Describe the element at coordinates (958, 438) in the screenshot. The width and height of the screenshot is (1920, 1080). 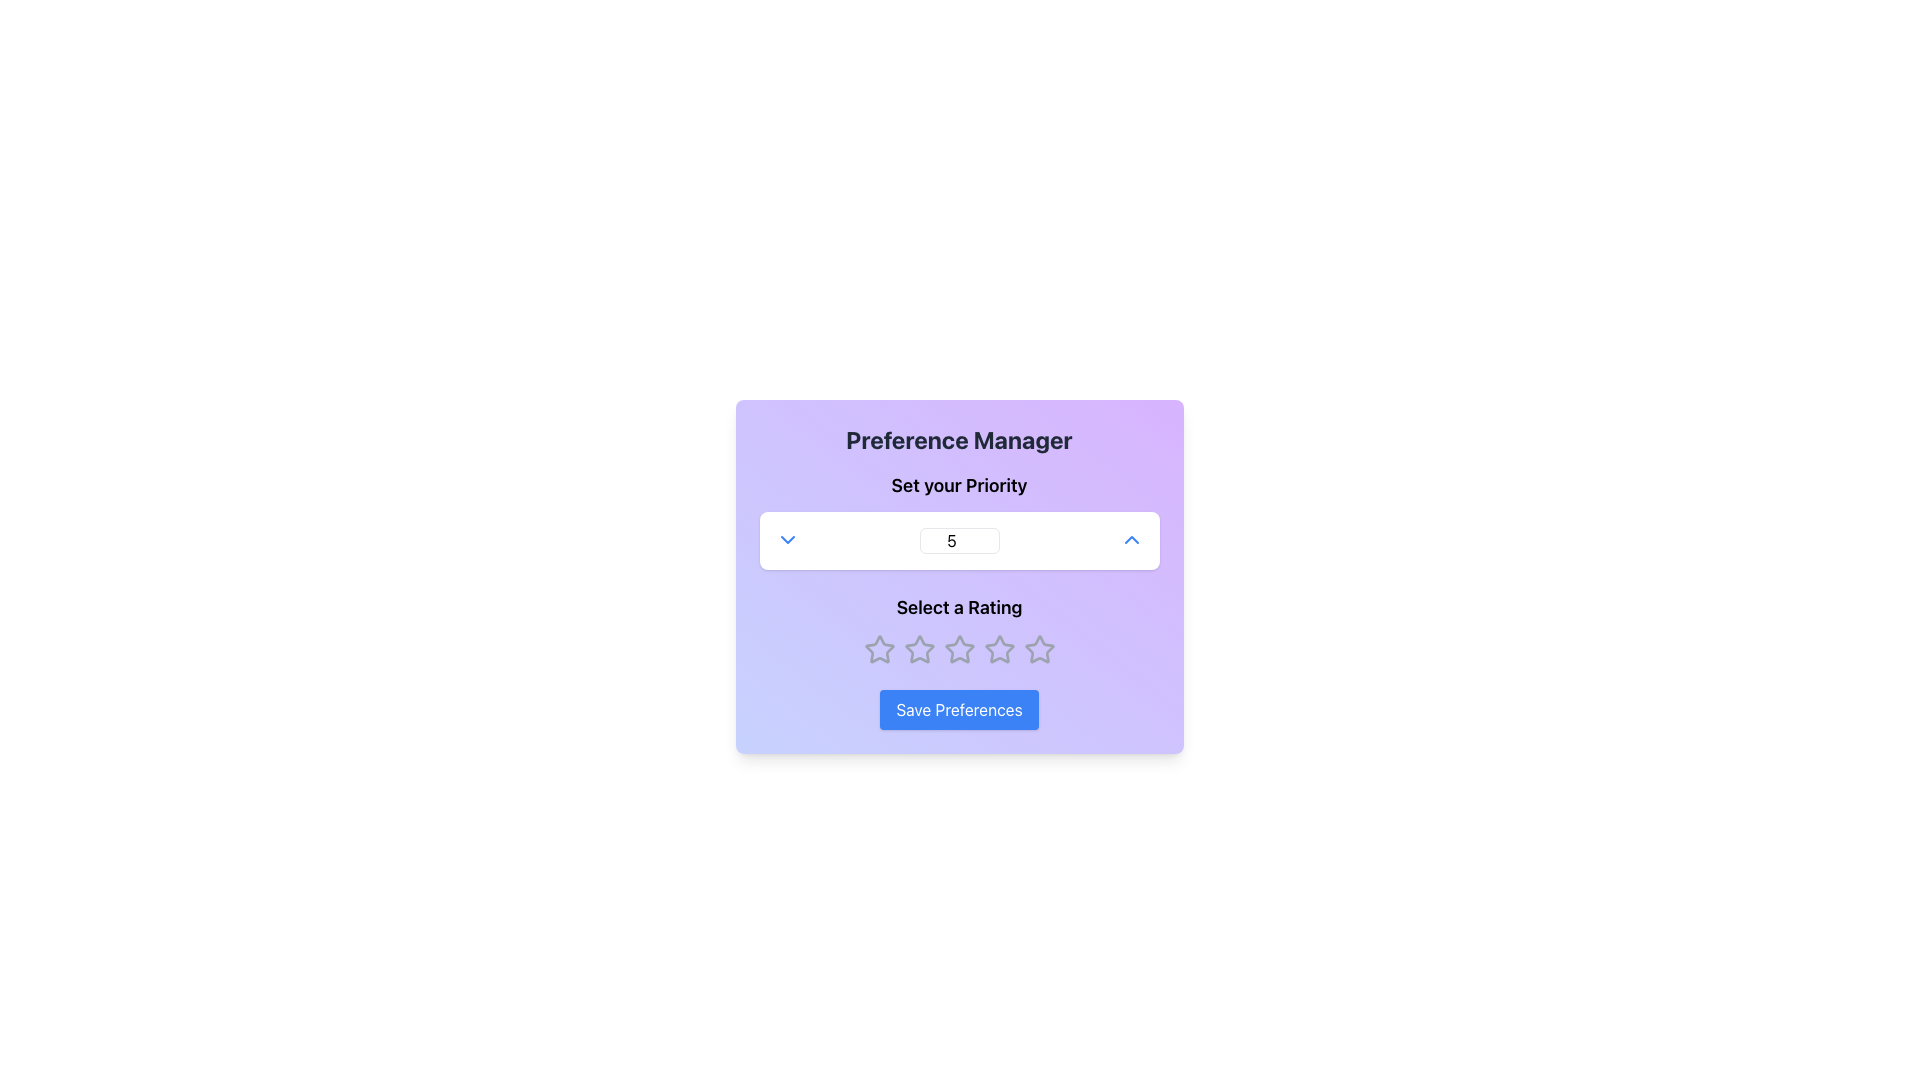
I see `the bold heading 'Preference Manager' at the top center of the card with a gradient purple background` at that location.